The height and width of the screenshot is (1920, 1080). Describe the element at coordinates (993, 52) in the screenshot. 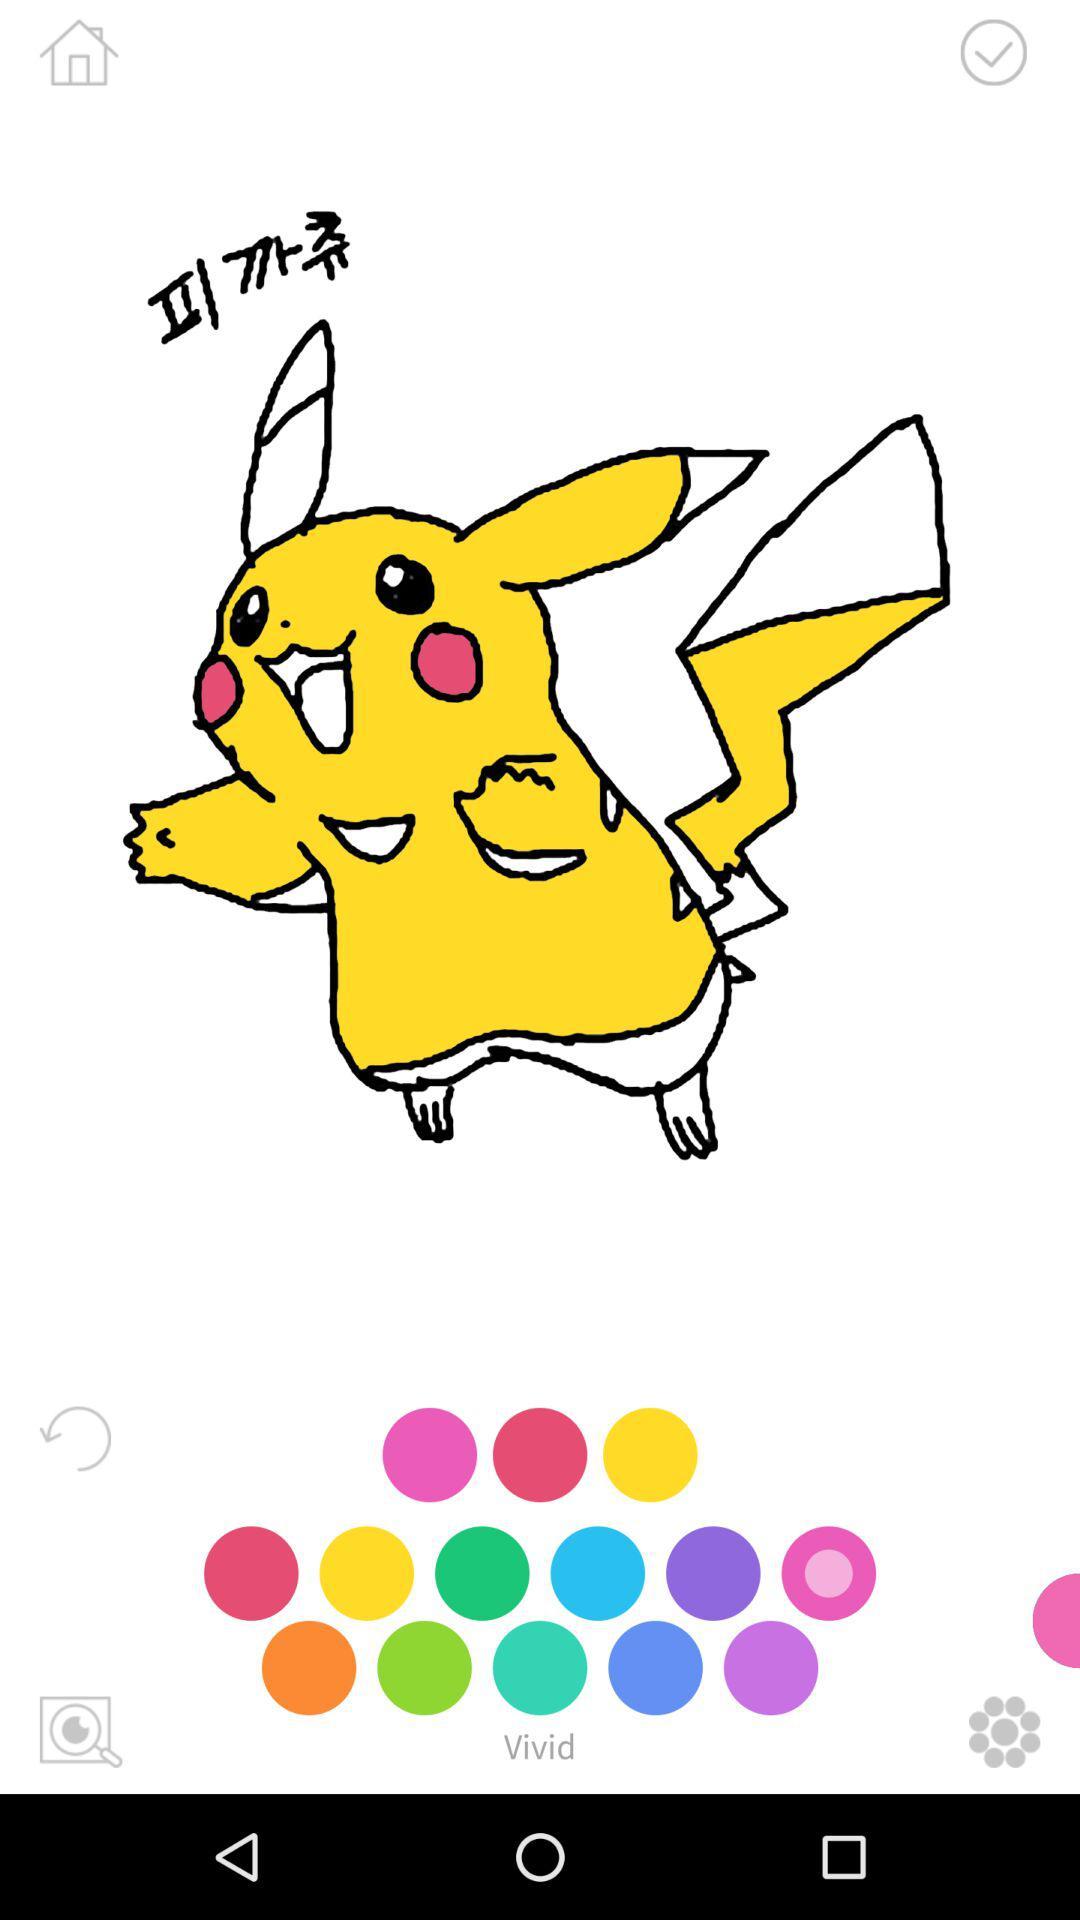

I see `the check icon` at that location.